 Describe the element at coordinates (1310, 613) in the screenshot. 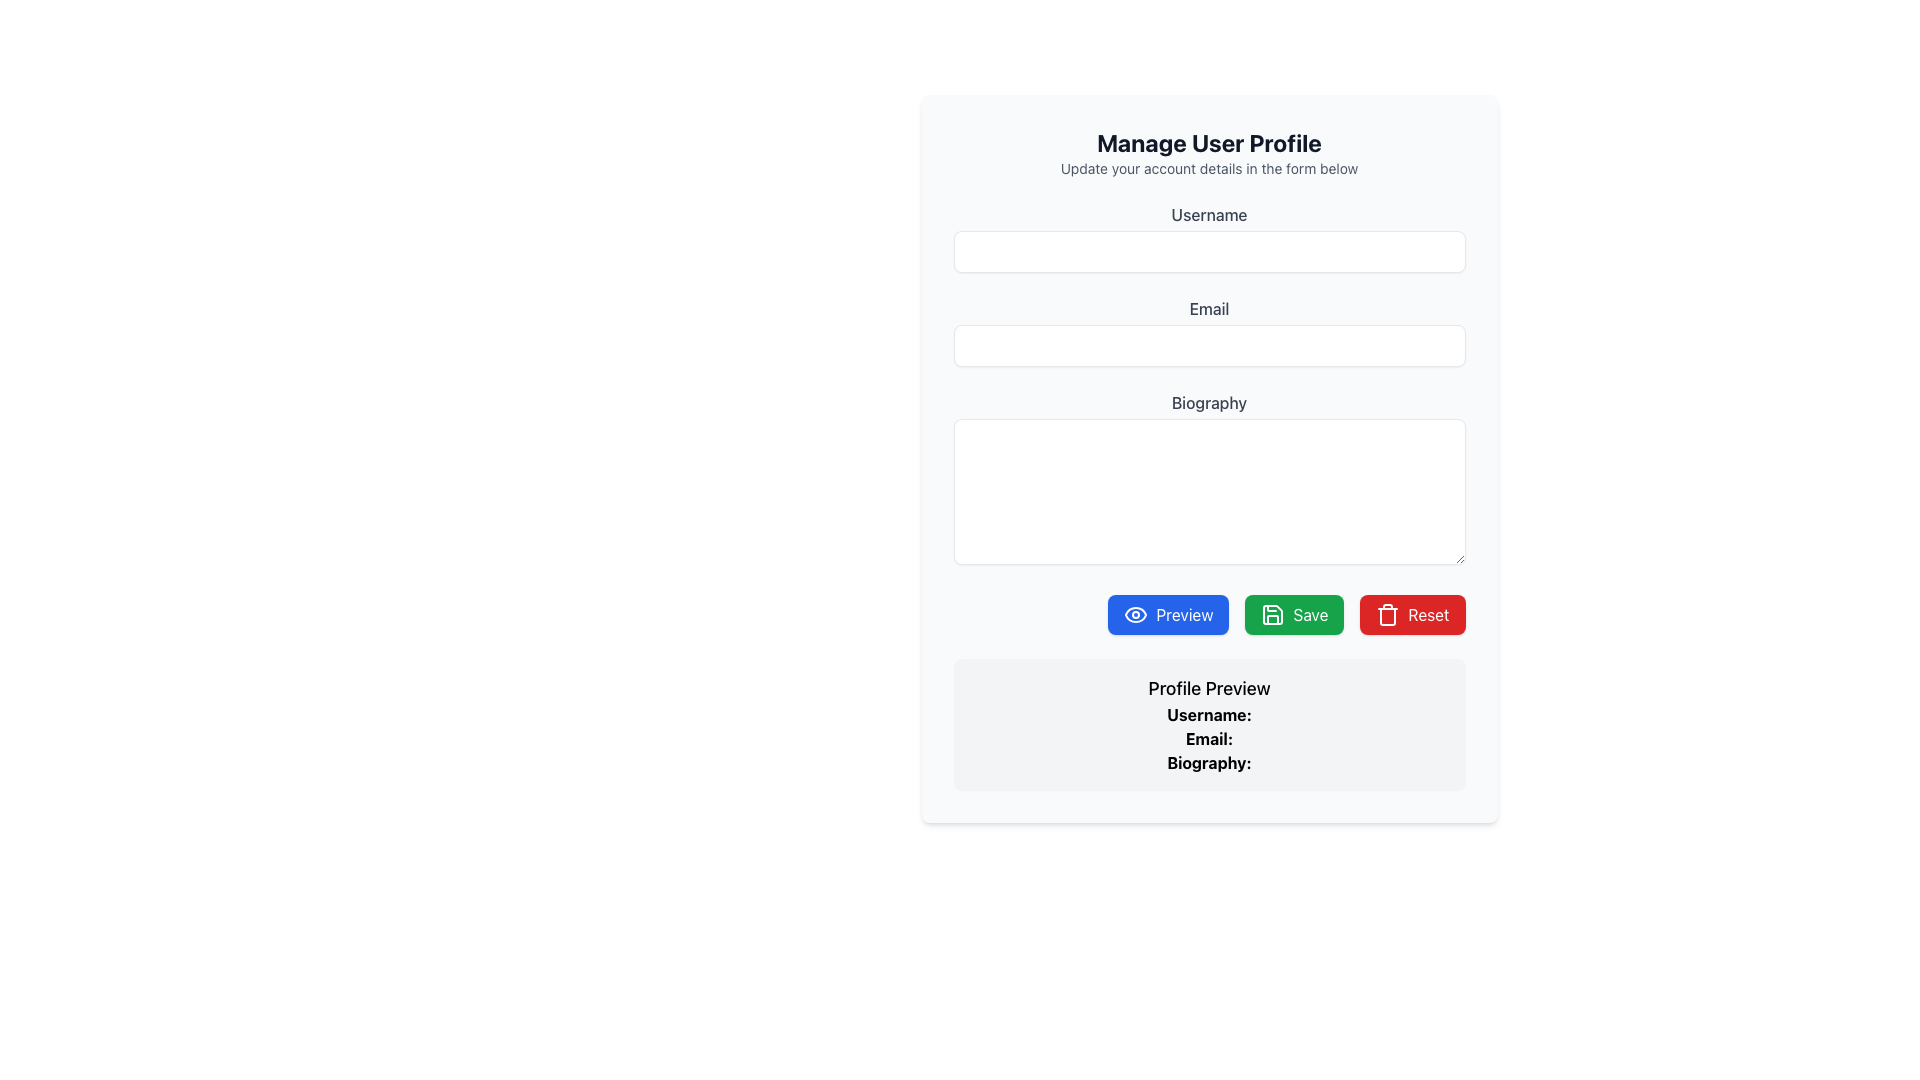

I see `the 'Save' button which is a green rectangular button with rounded corners, displaying the text label 'Save'` at that location.